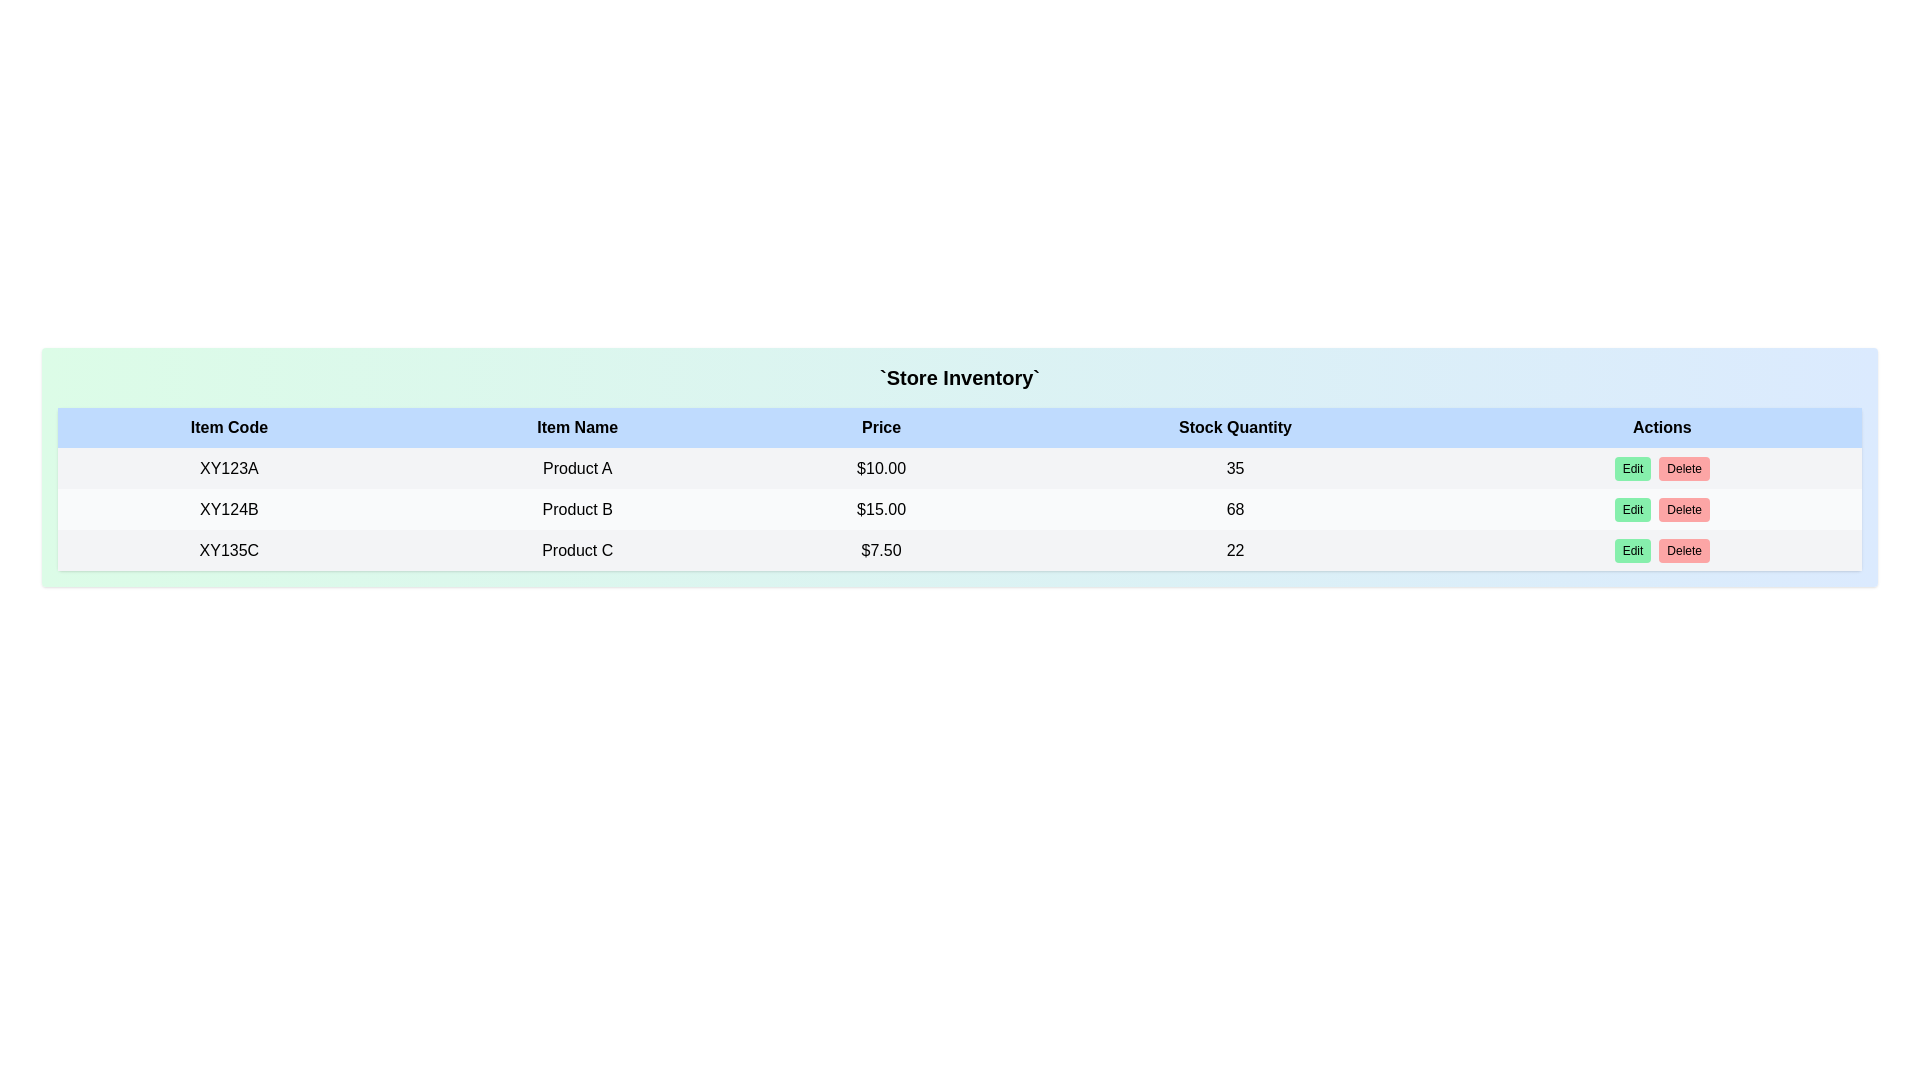 Image resolution: width=1920 pixels, height=1080 pixels. I want to click on the interactive buttons group located in the last column of the first row under the 'Actions' label to activate hover effects, so click(1662, 468).